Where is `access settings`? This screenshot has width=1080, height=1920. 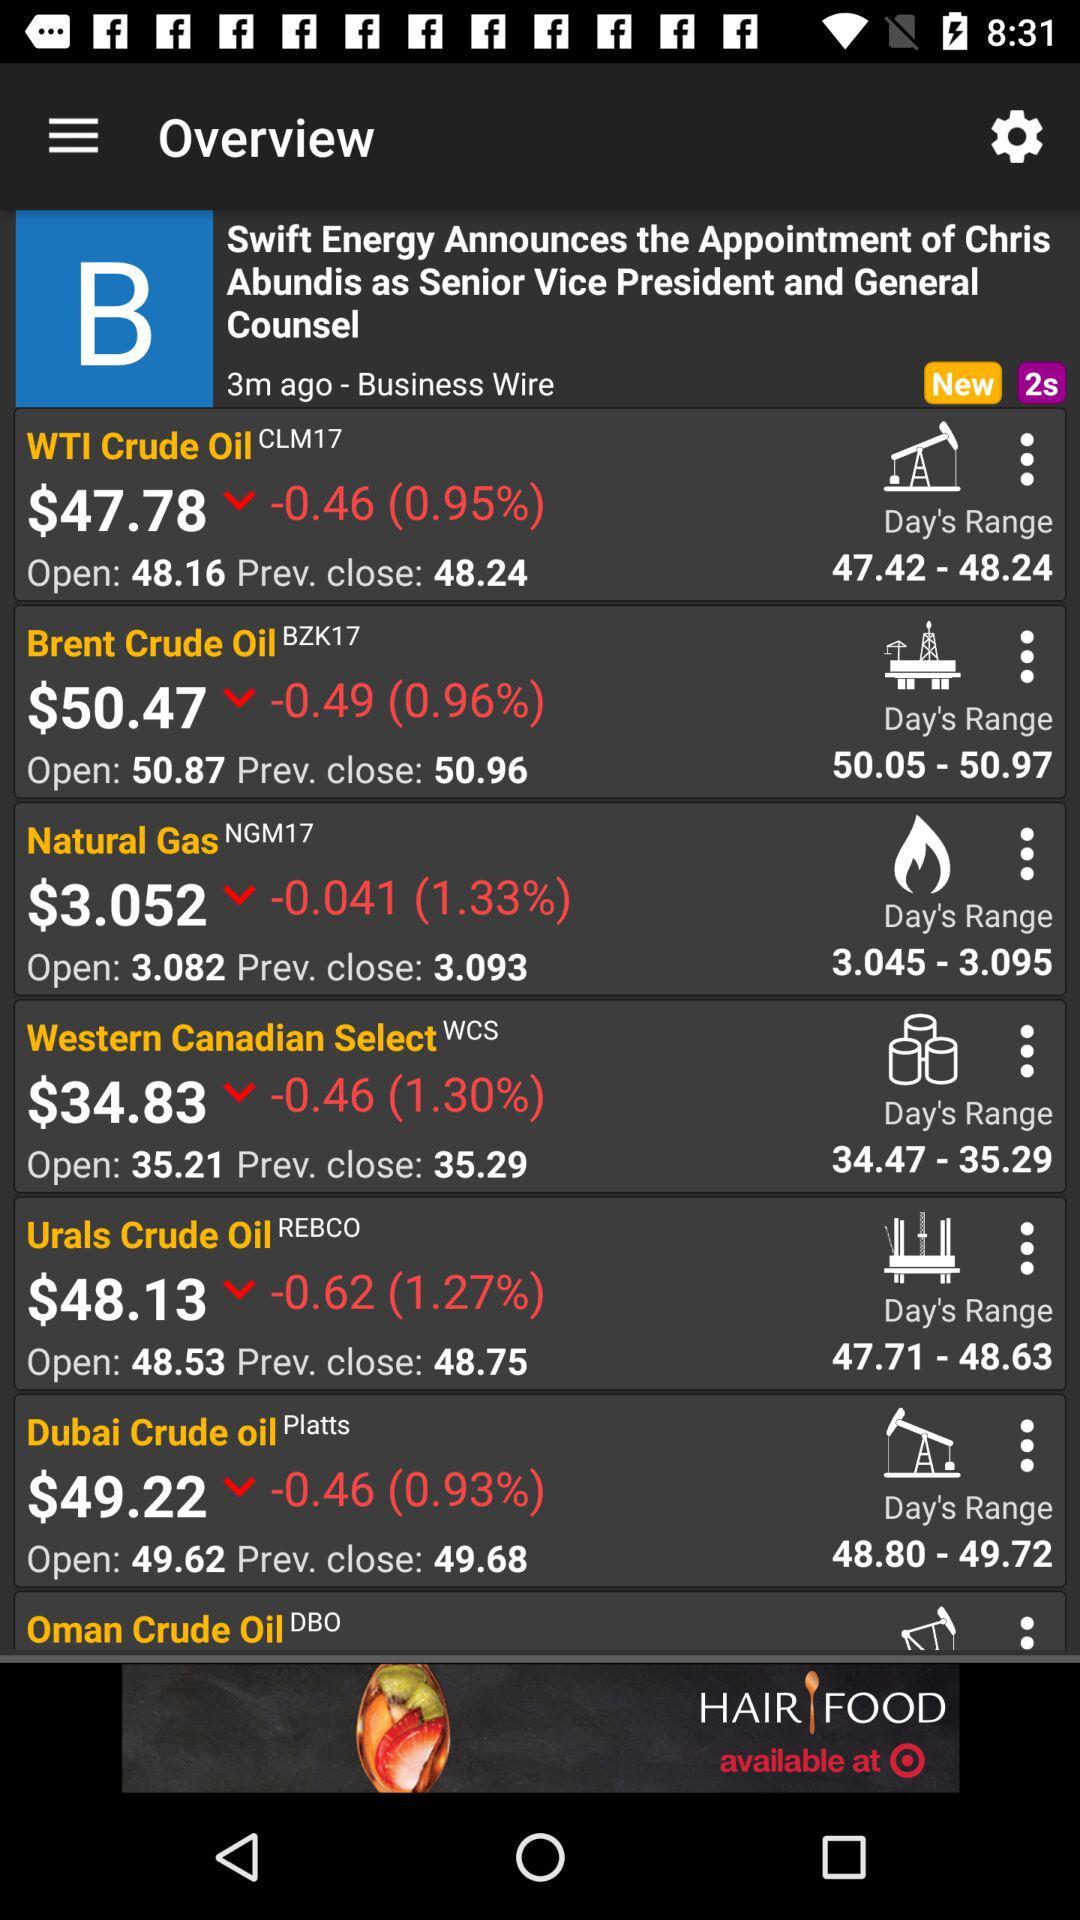 access settings is located at coordinates (1027, 1247).